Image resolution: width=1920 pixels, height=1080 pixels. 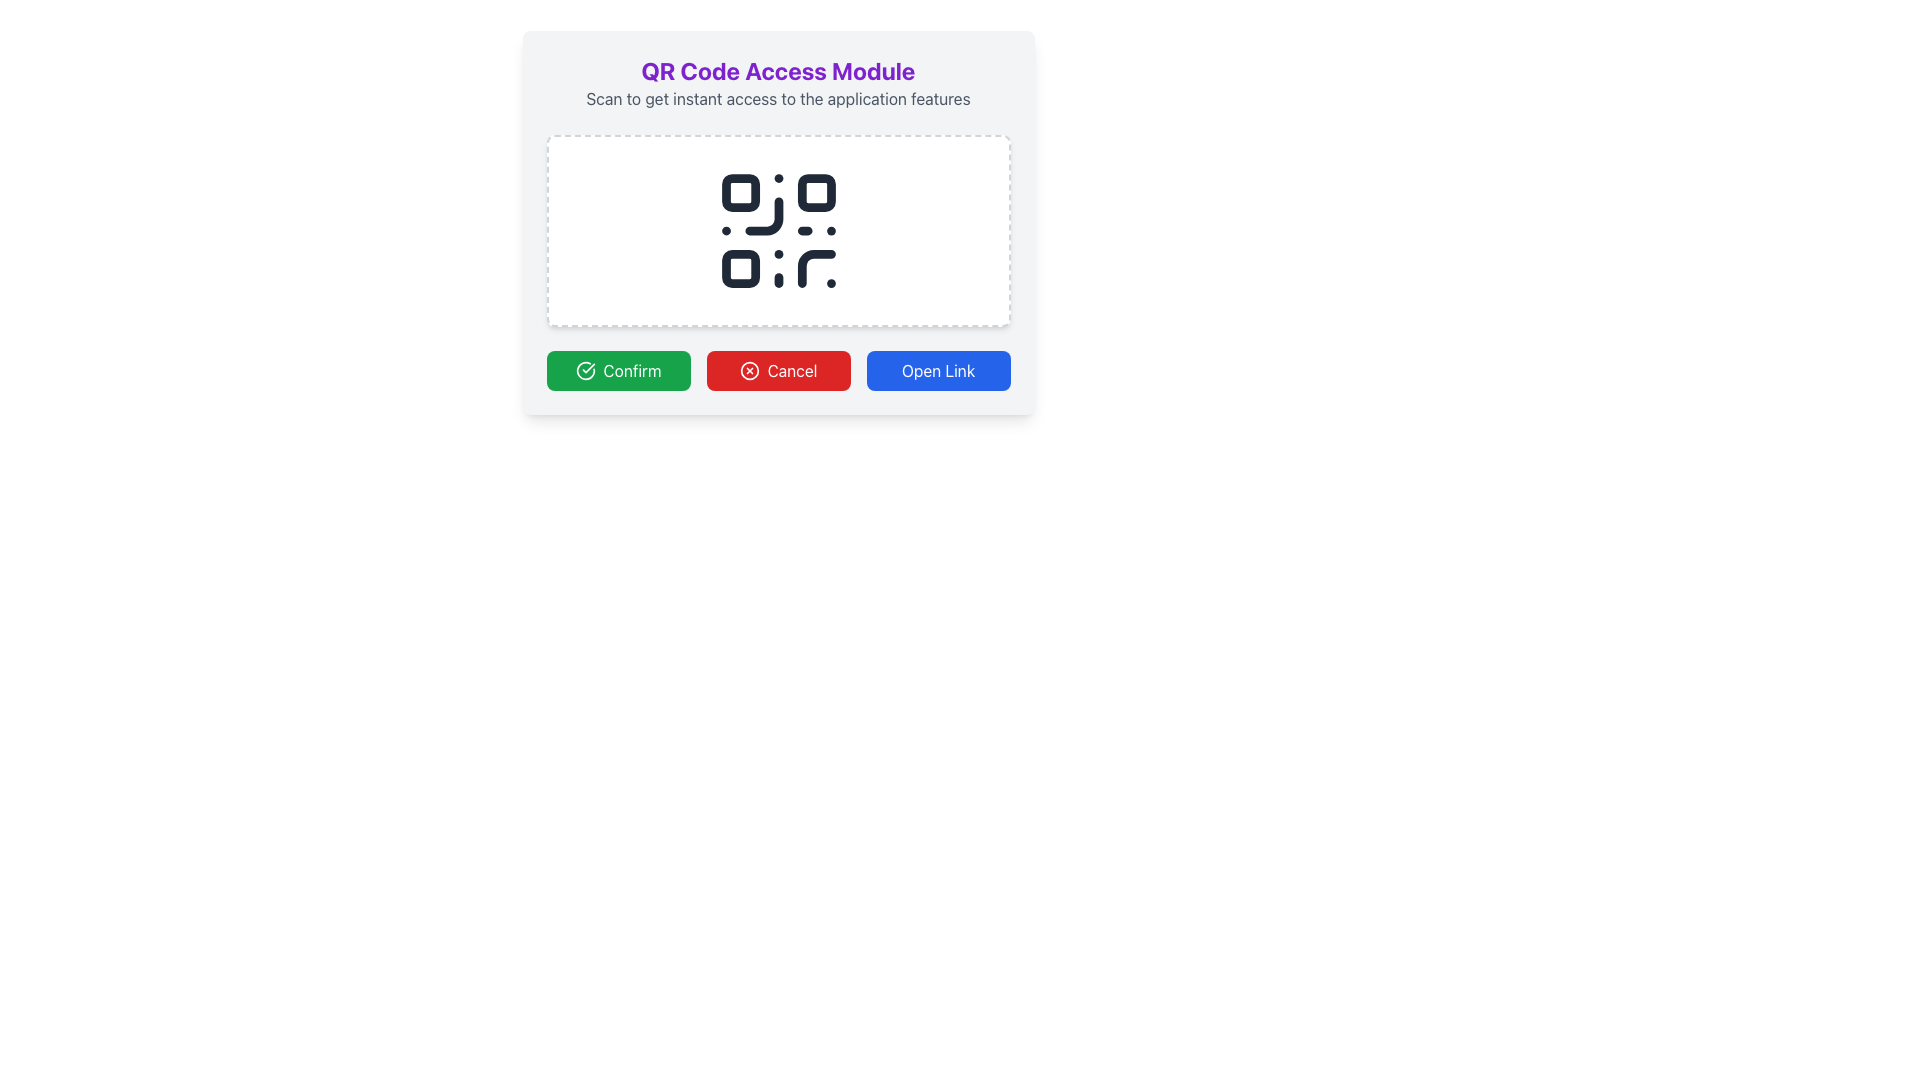 I want to click on the square with rounded corners that is part of the QR code graphic, positioned in the upper right quadrant and is the second square from the left among the larger visible squares, so click(x=816, y=193).